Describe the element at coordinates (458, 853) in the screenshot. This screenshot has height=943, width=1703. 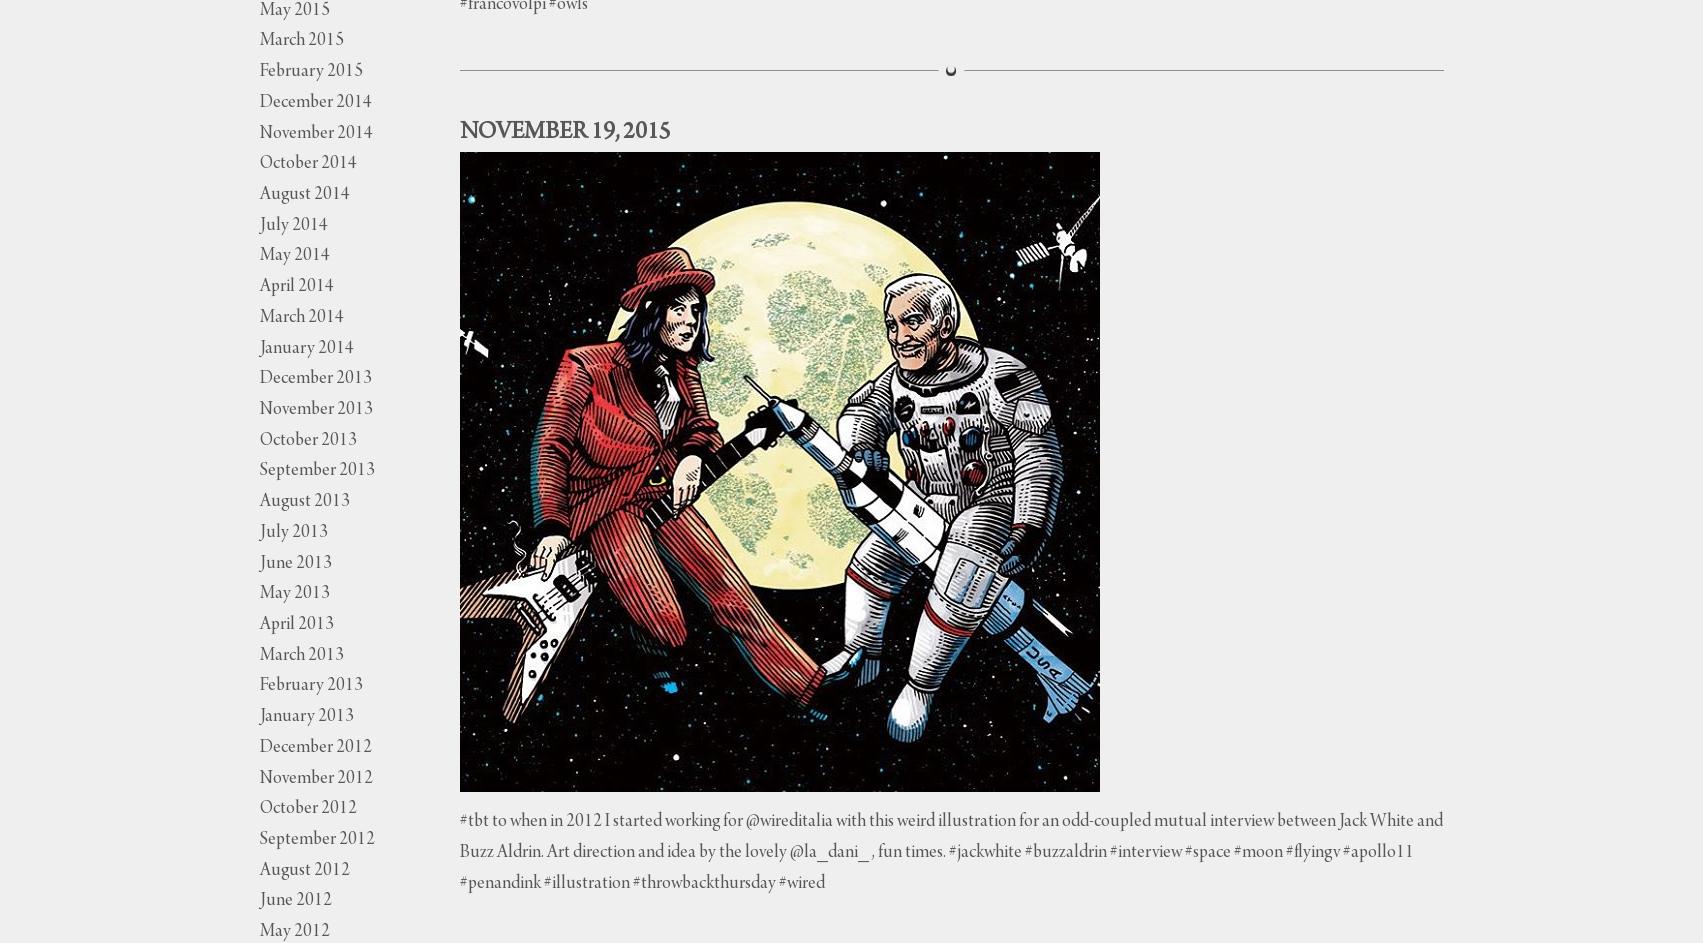
I see `'#tbt to when in 2012 I started working for @wireditalia with this weird illustration for an odd-coupled mutual interview between Jack White and Buzz Aldrin. Art direction and idea by the lovely @la_dani_ , fun times. #jackwhite #buzzaldrin #interview #space #moon #flyingv #apollo11 #penandink #illustration #throwbackthursday #wired'` at that location.